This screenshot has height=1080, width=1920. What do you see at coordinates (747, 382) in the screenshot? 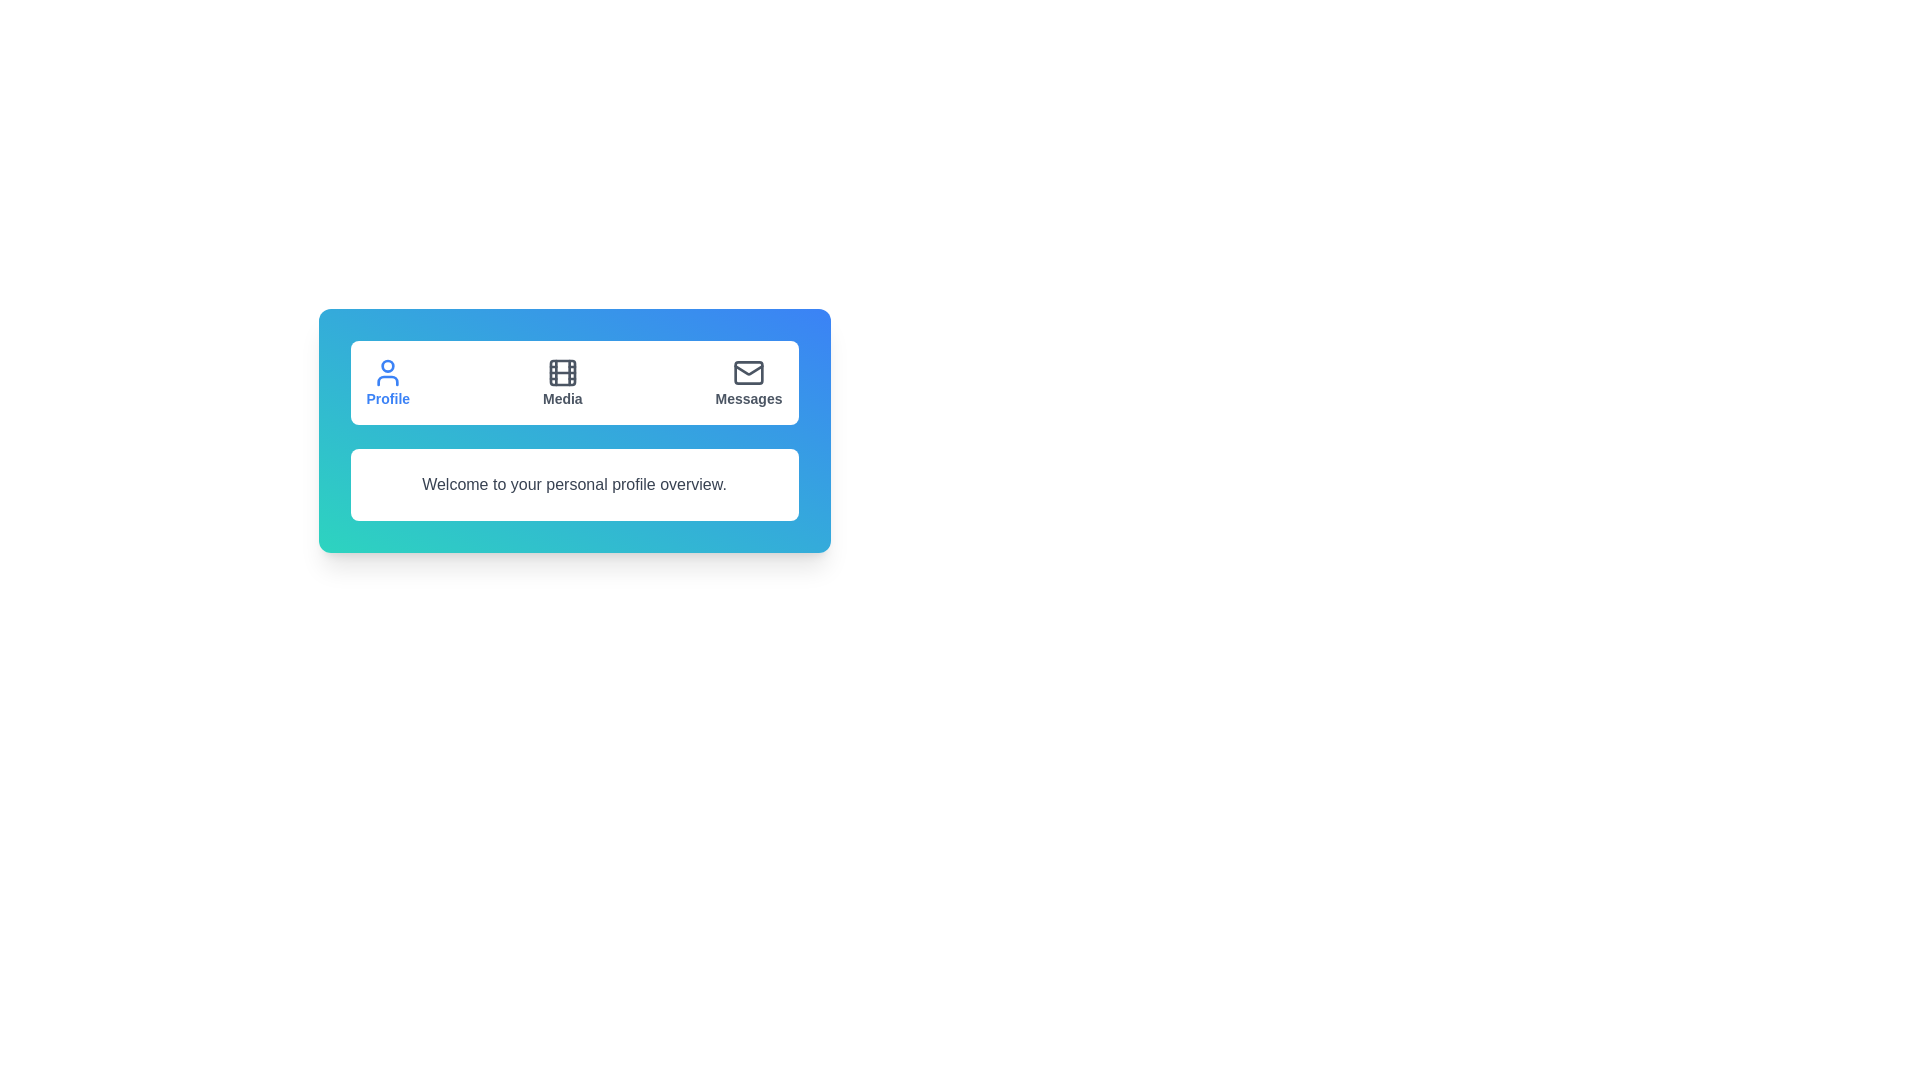
I see `the Messages tab by clicking on it` at bounding box center [747, 382].